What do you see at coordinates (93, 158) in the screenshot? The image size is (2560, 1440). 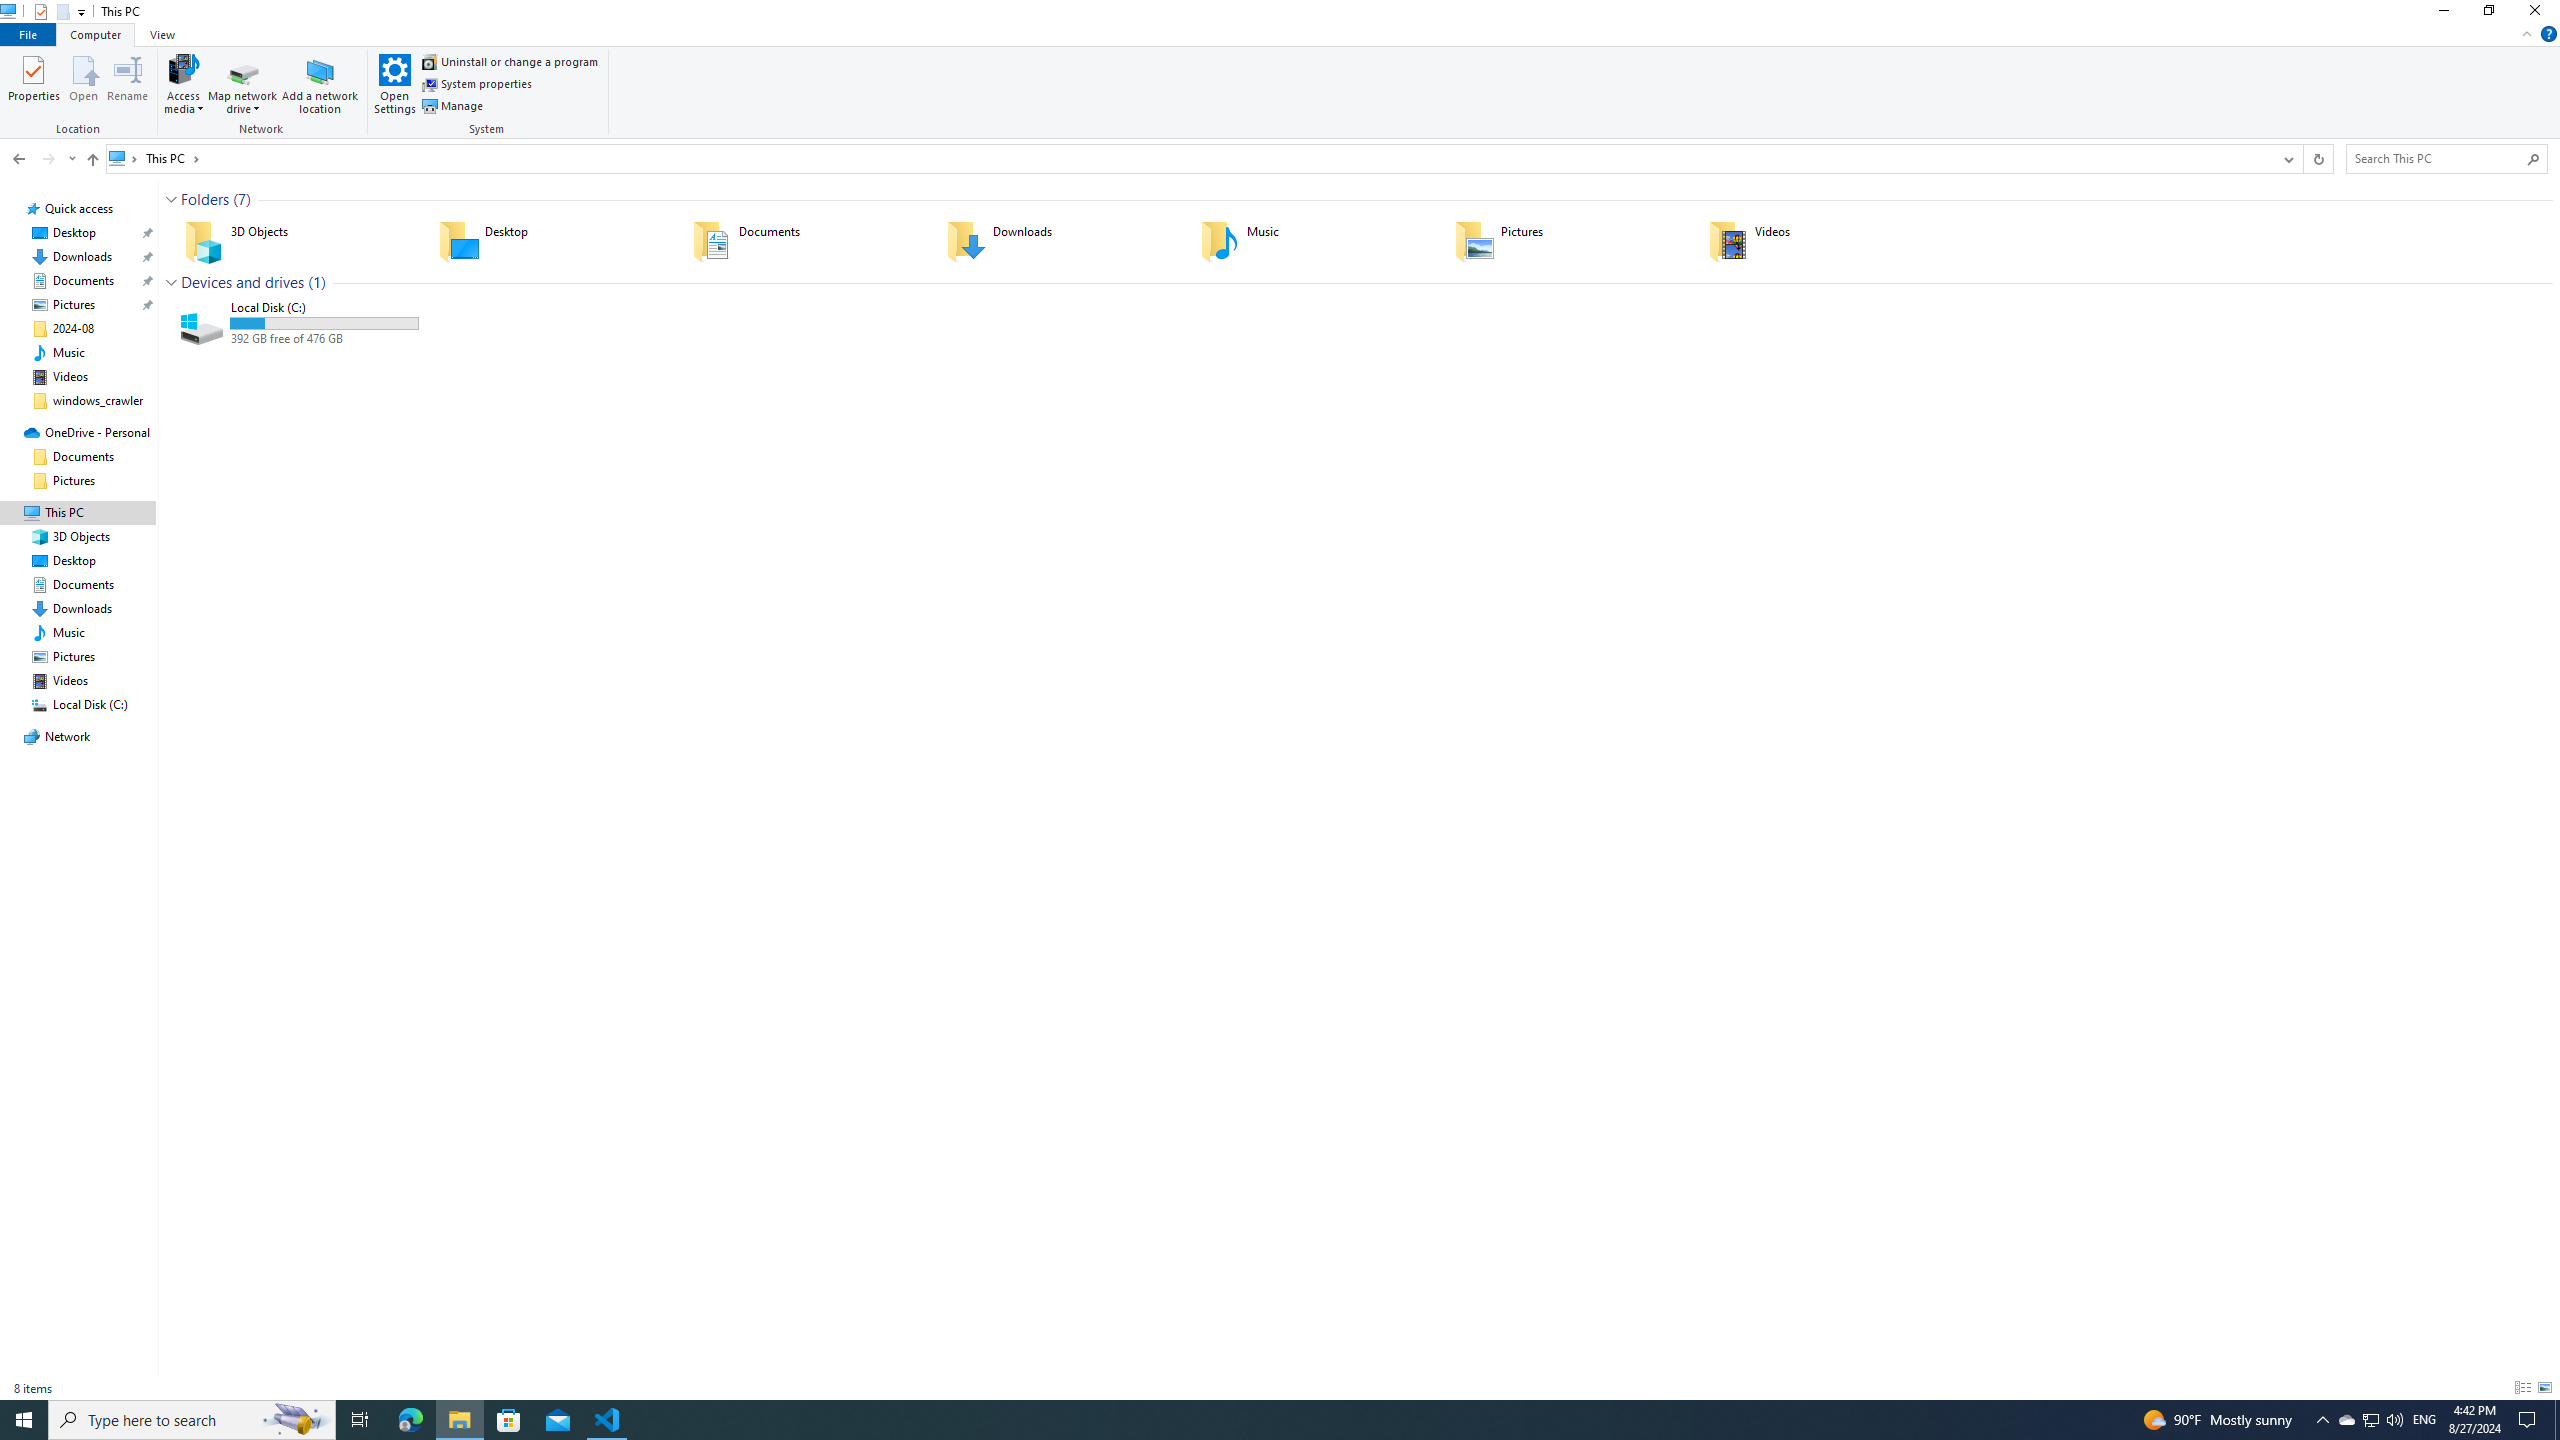 I see `'Up to "Desktop" (Alt + Up Arrow)'` at bounding box center [93, 158].